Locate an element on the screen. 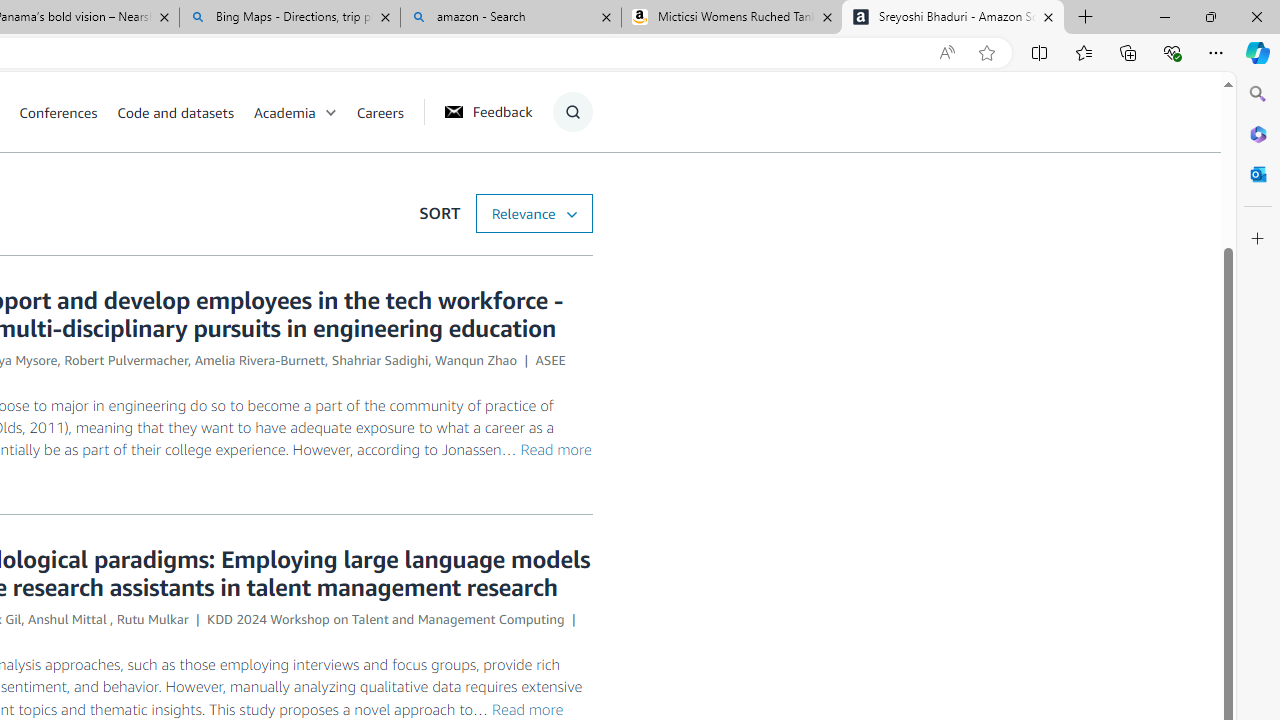  'Careers' is located at coordinates (389, 111).